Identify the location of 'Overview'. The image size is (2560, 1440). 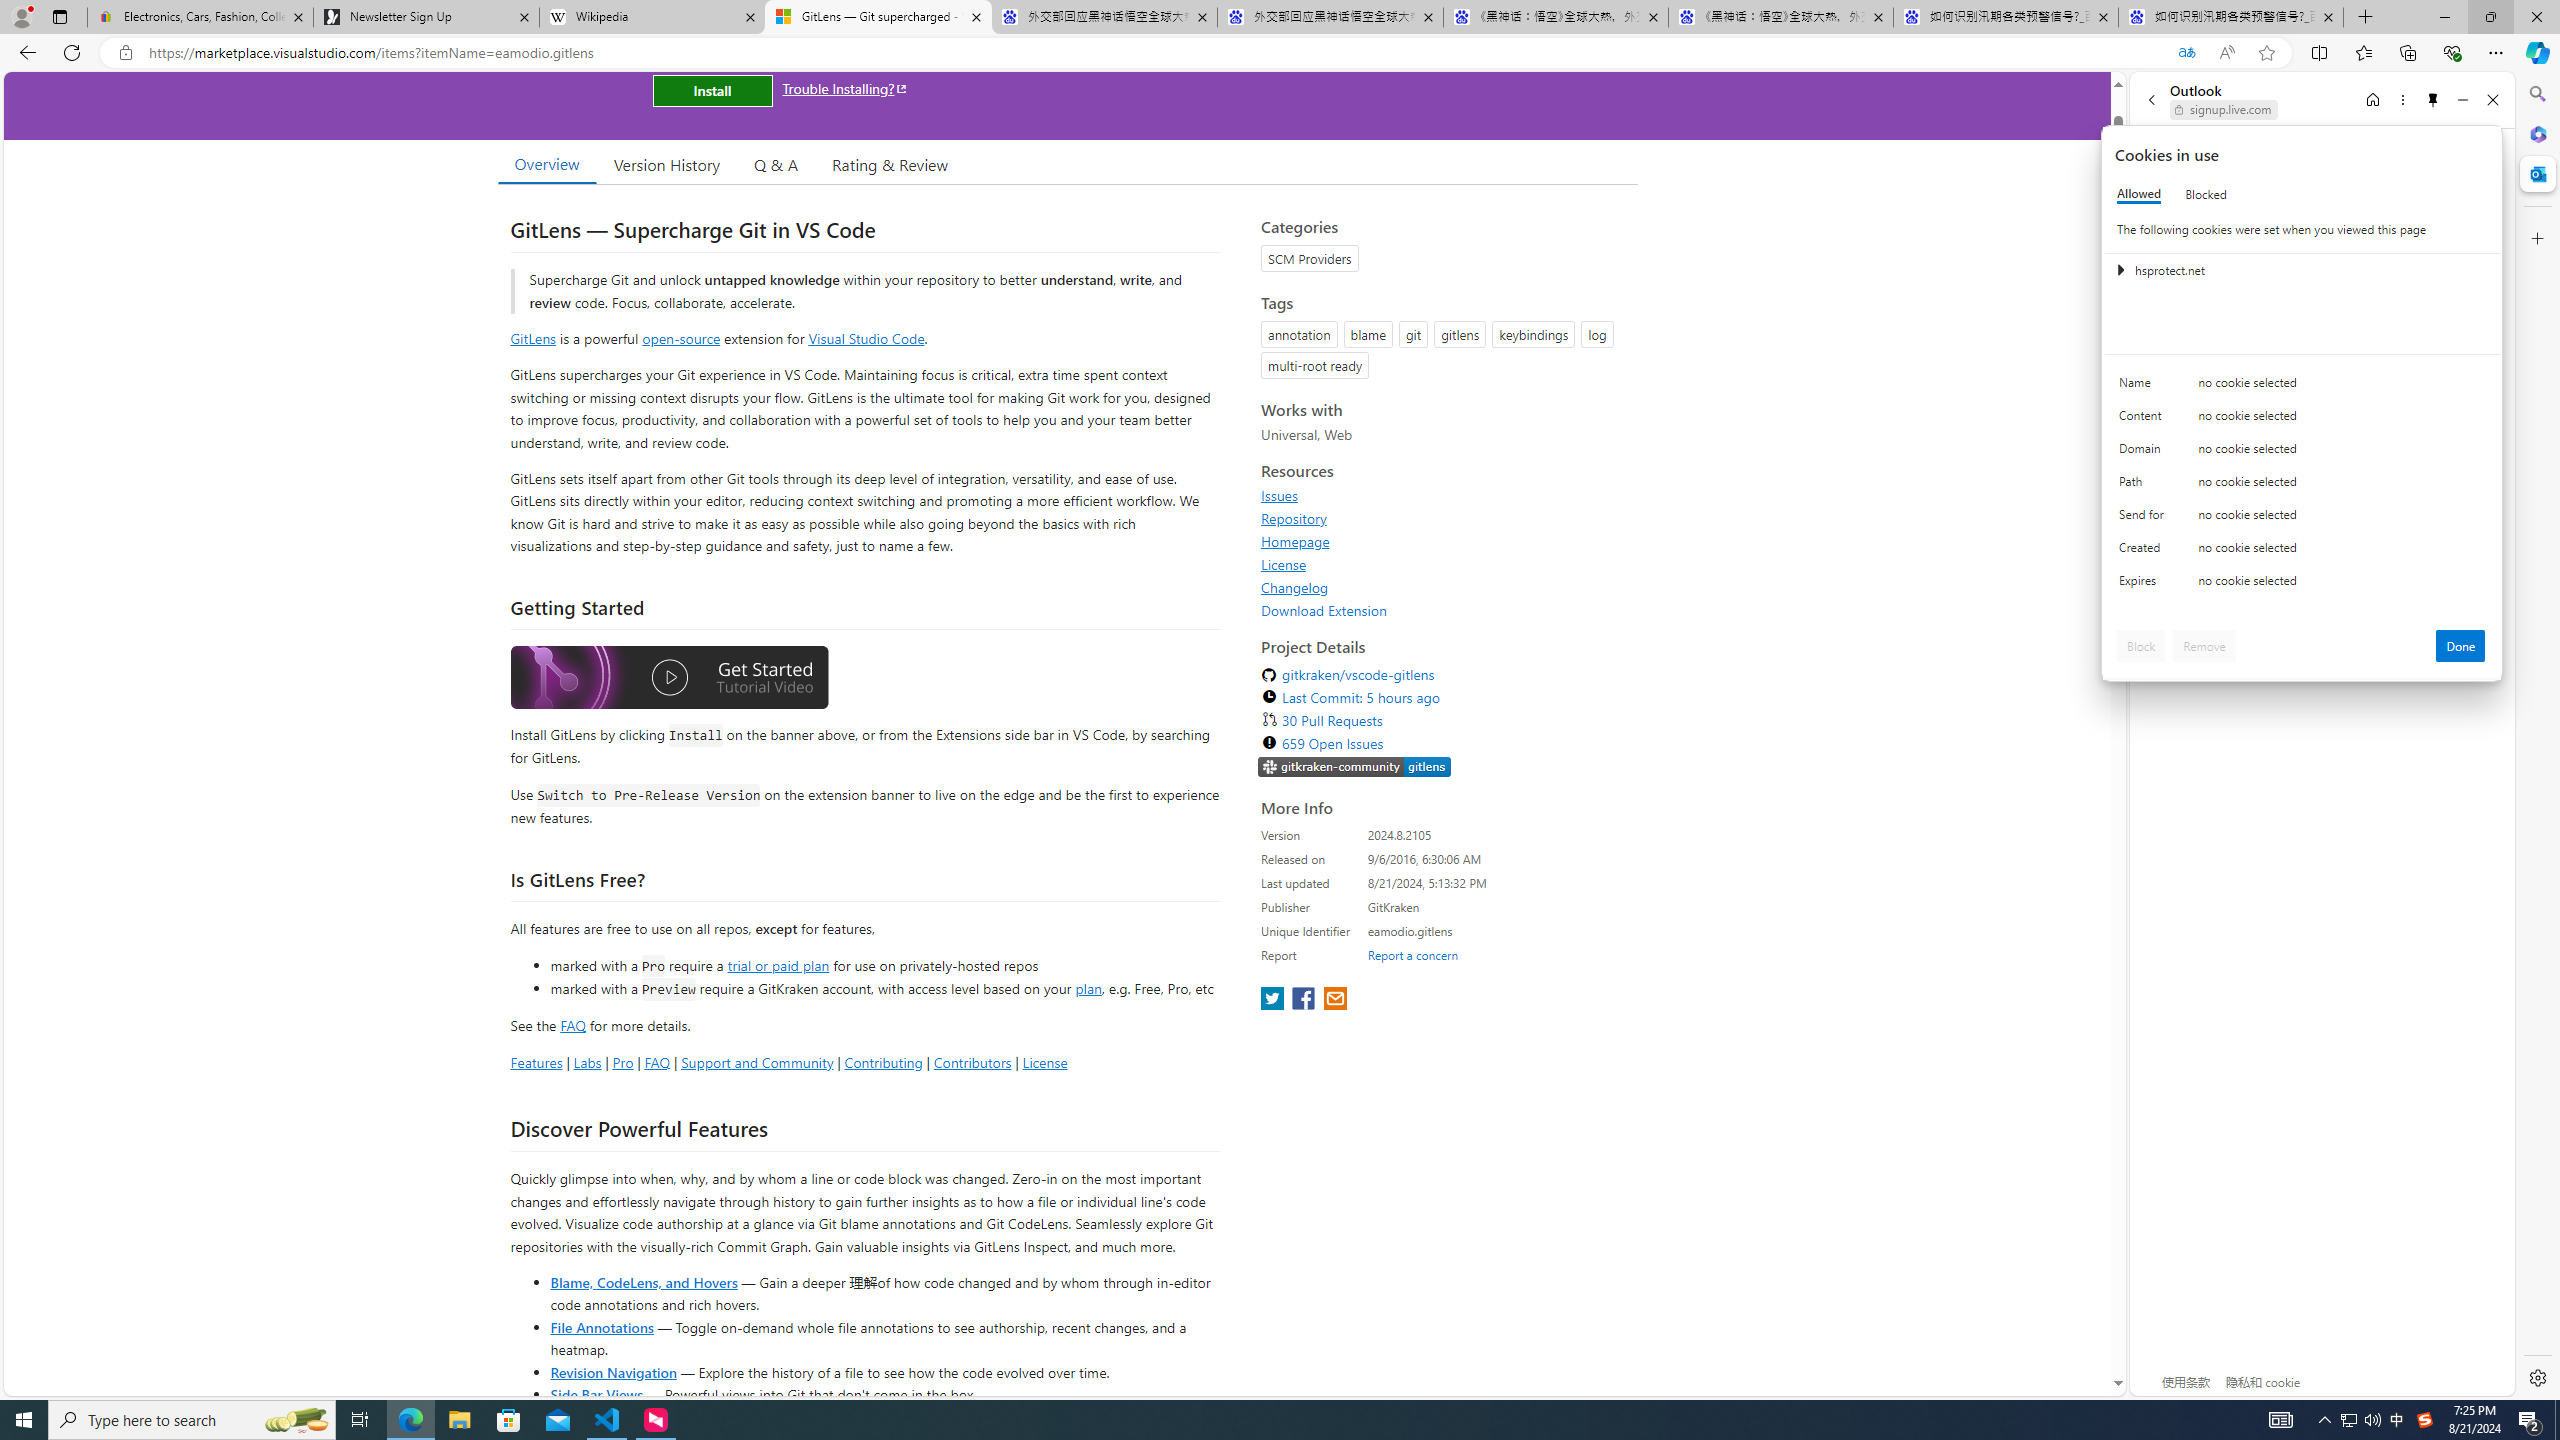
(546, 164).